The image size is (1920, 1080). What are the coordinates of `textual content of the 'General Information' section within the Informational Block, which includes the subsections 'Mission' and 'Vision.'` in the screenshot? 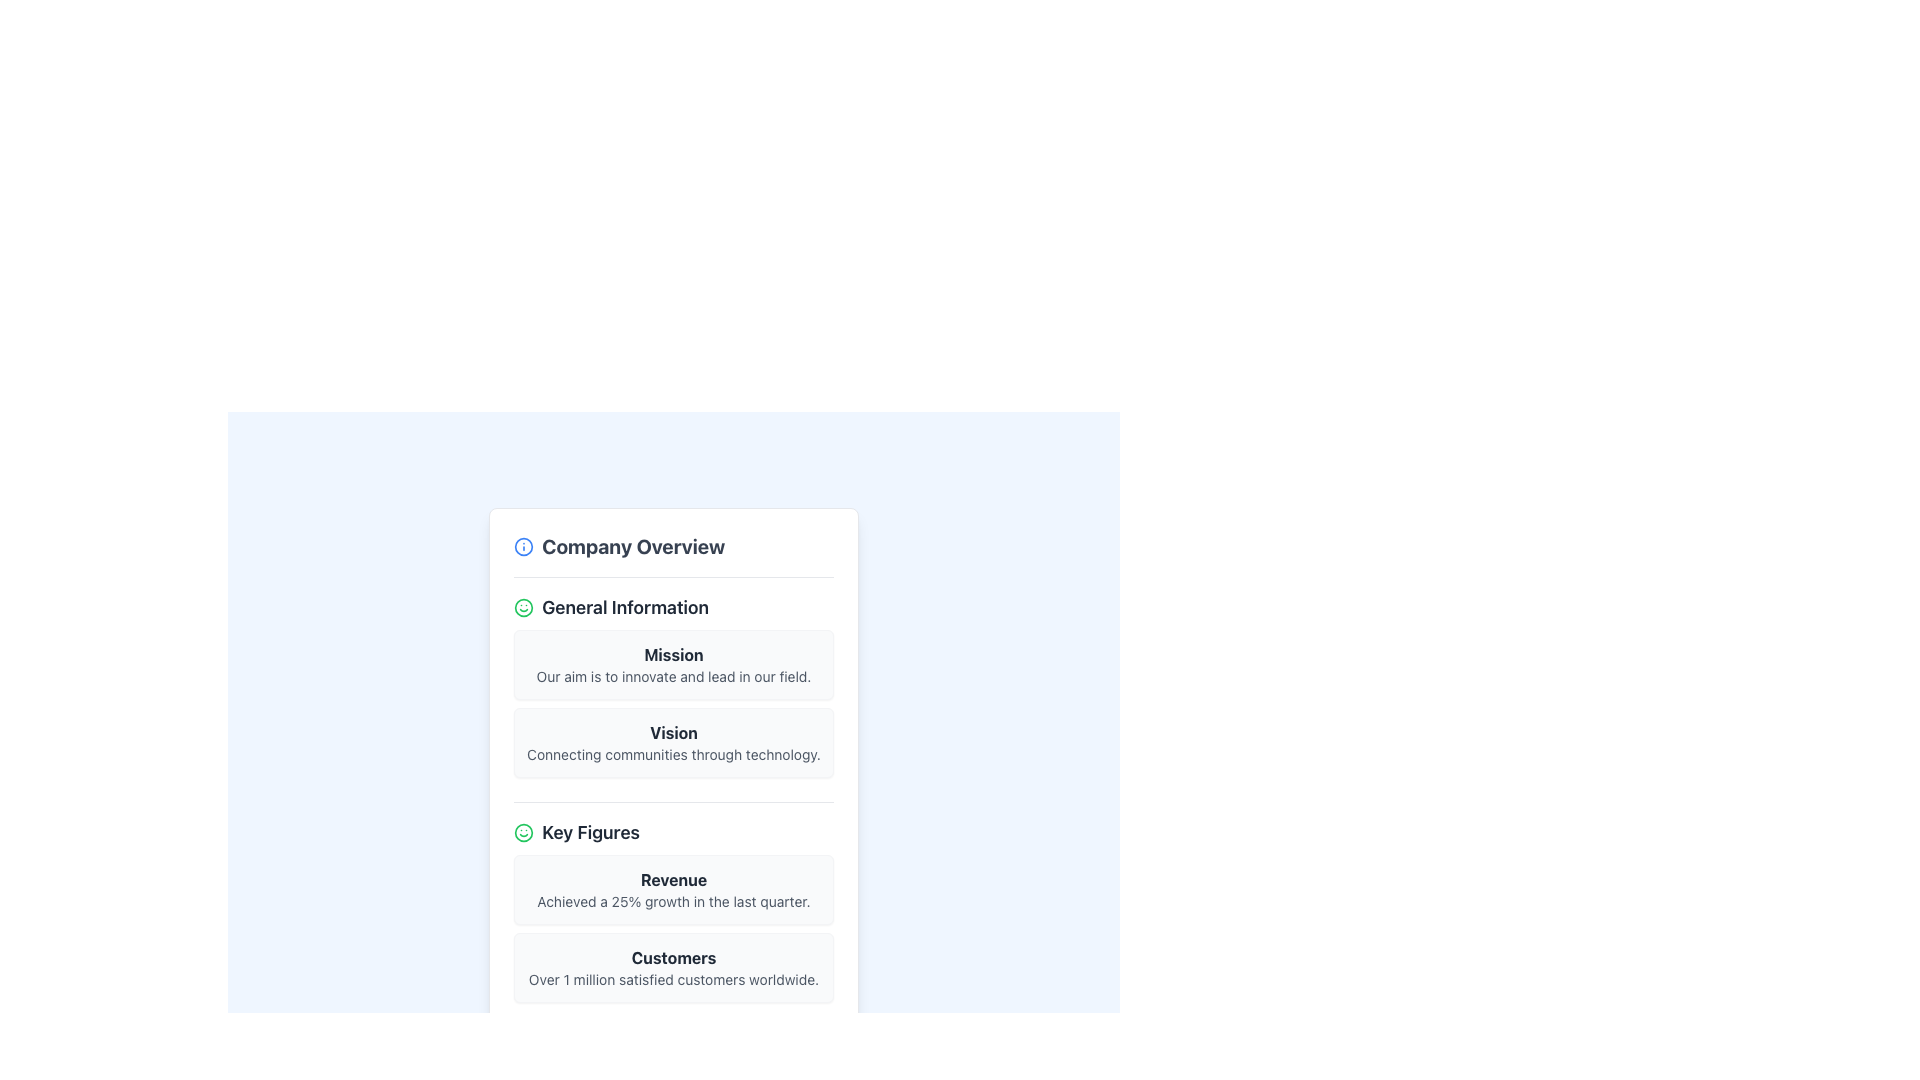 It's located at (673, 676).